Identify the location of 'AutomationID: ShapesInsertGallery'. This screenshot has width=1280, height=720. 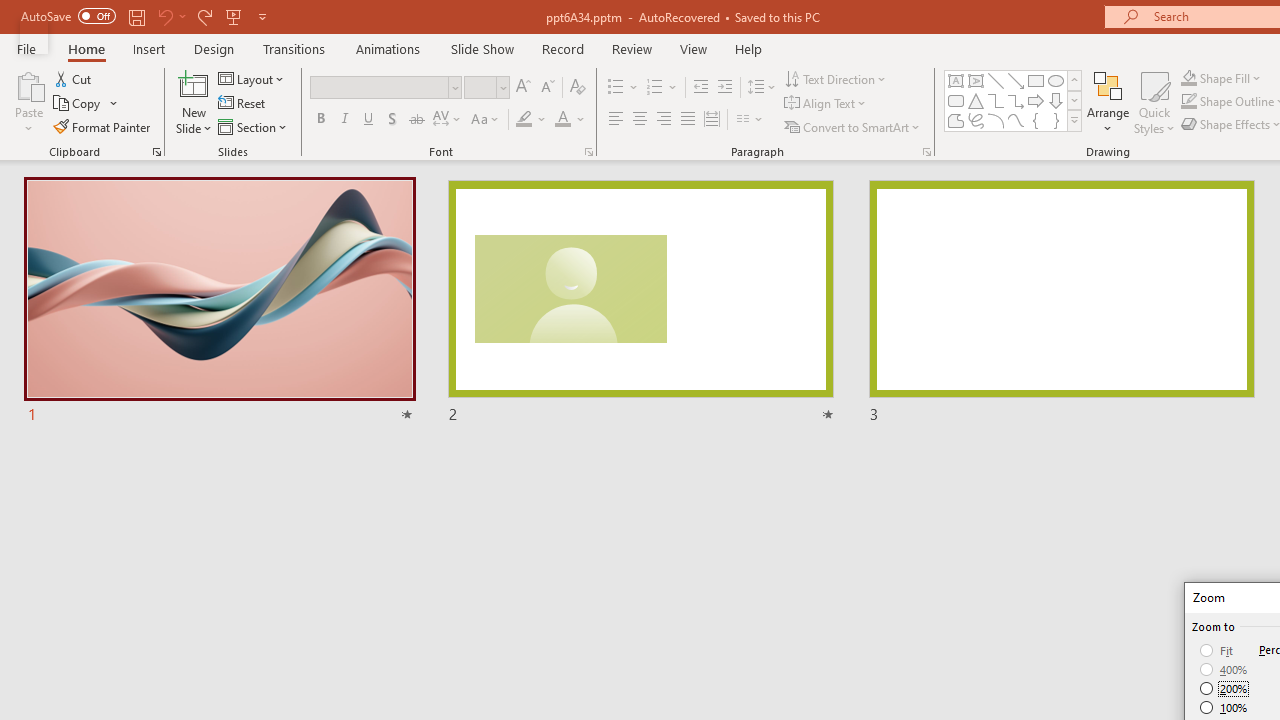
(1014, 100).